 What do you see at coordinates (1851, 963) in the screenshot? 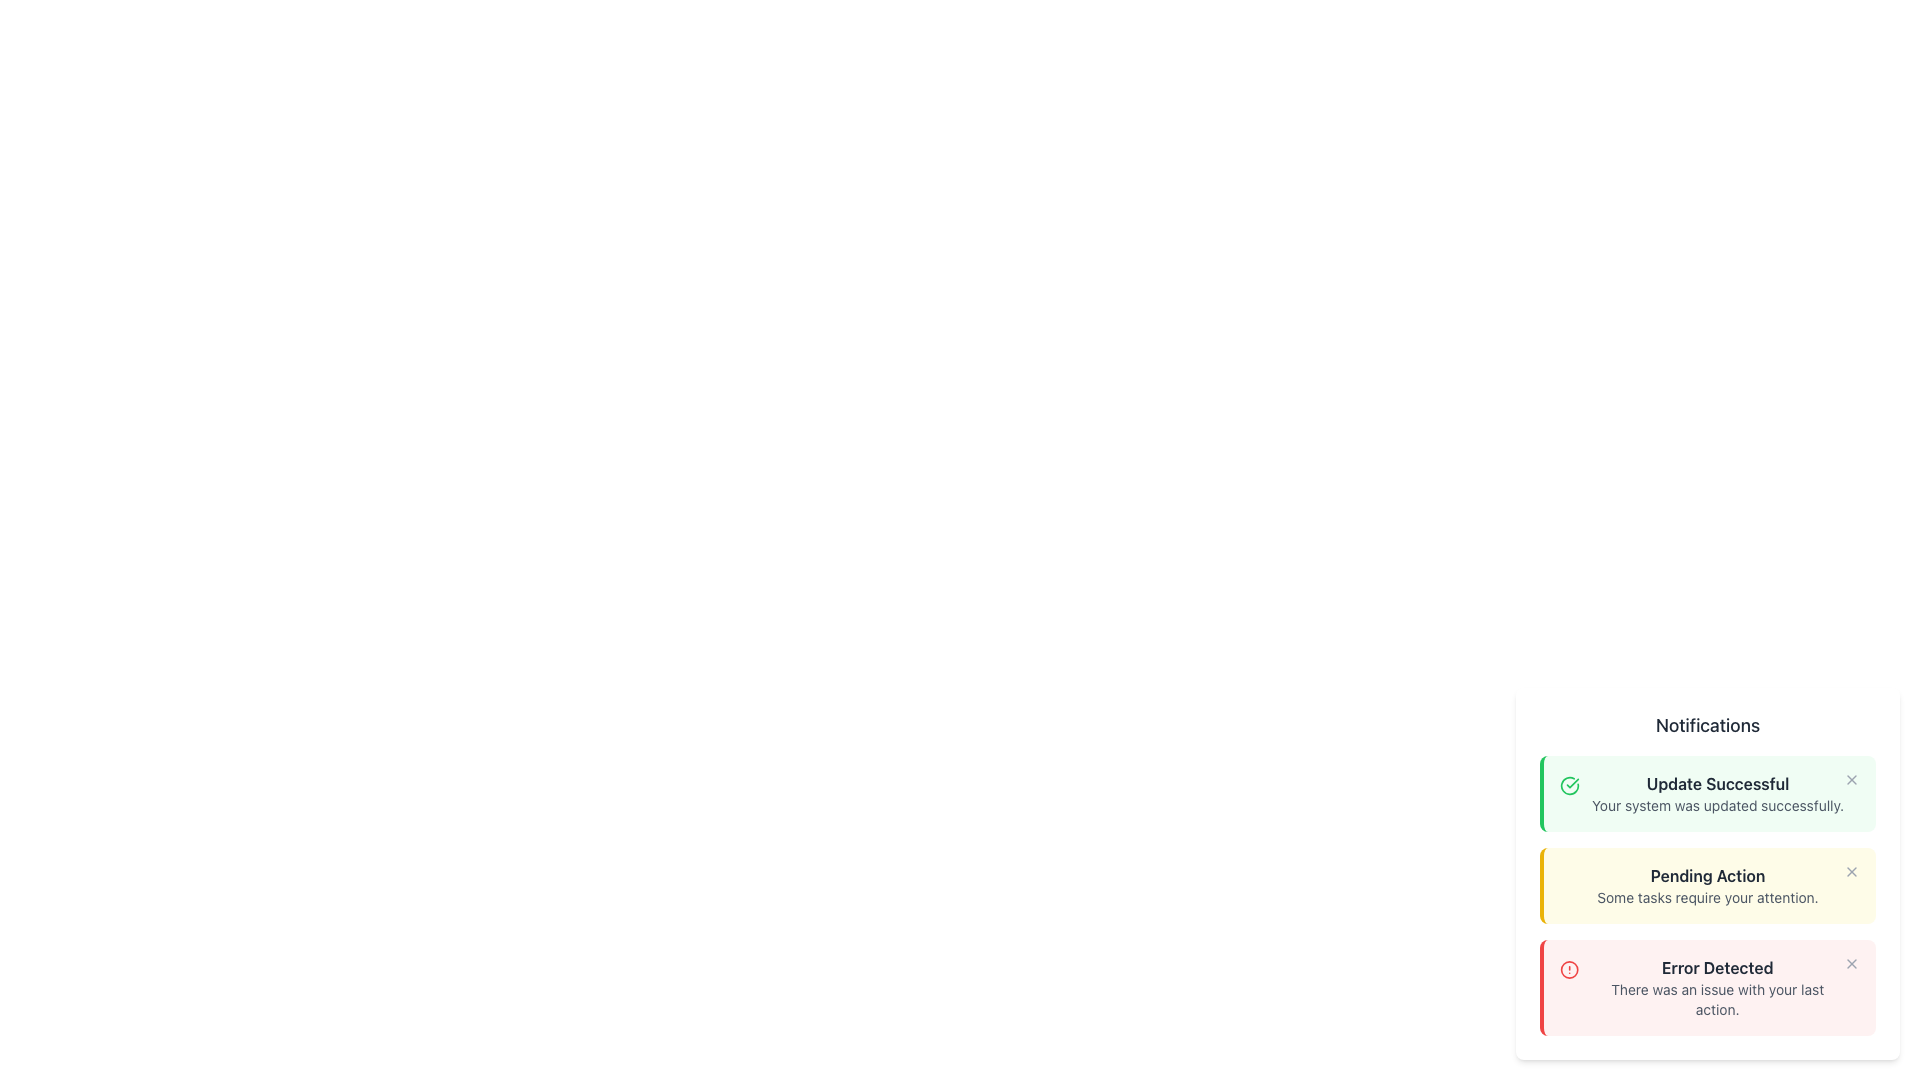
I see `the close button represented by a small gray 'X' icon located at the far right of the 'Error Detected' notification box` at bounding box center [1851, 963].